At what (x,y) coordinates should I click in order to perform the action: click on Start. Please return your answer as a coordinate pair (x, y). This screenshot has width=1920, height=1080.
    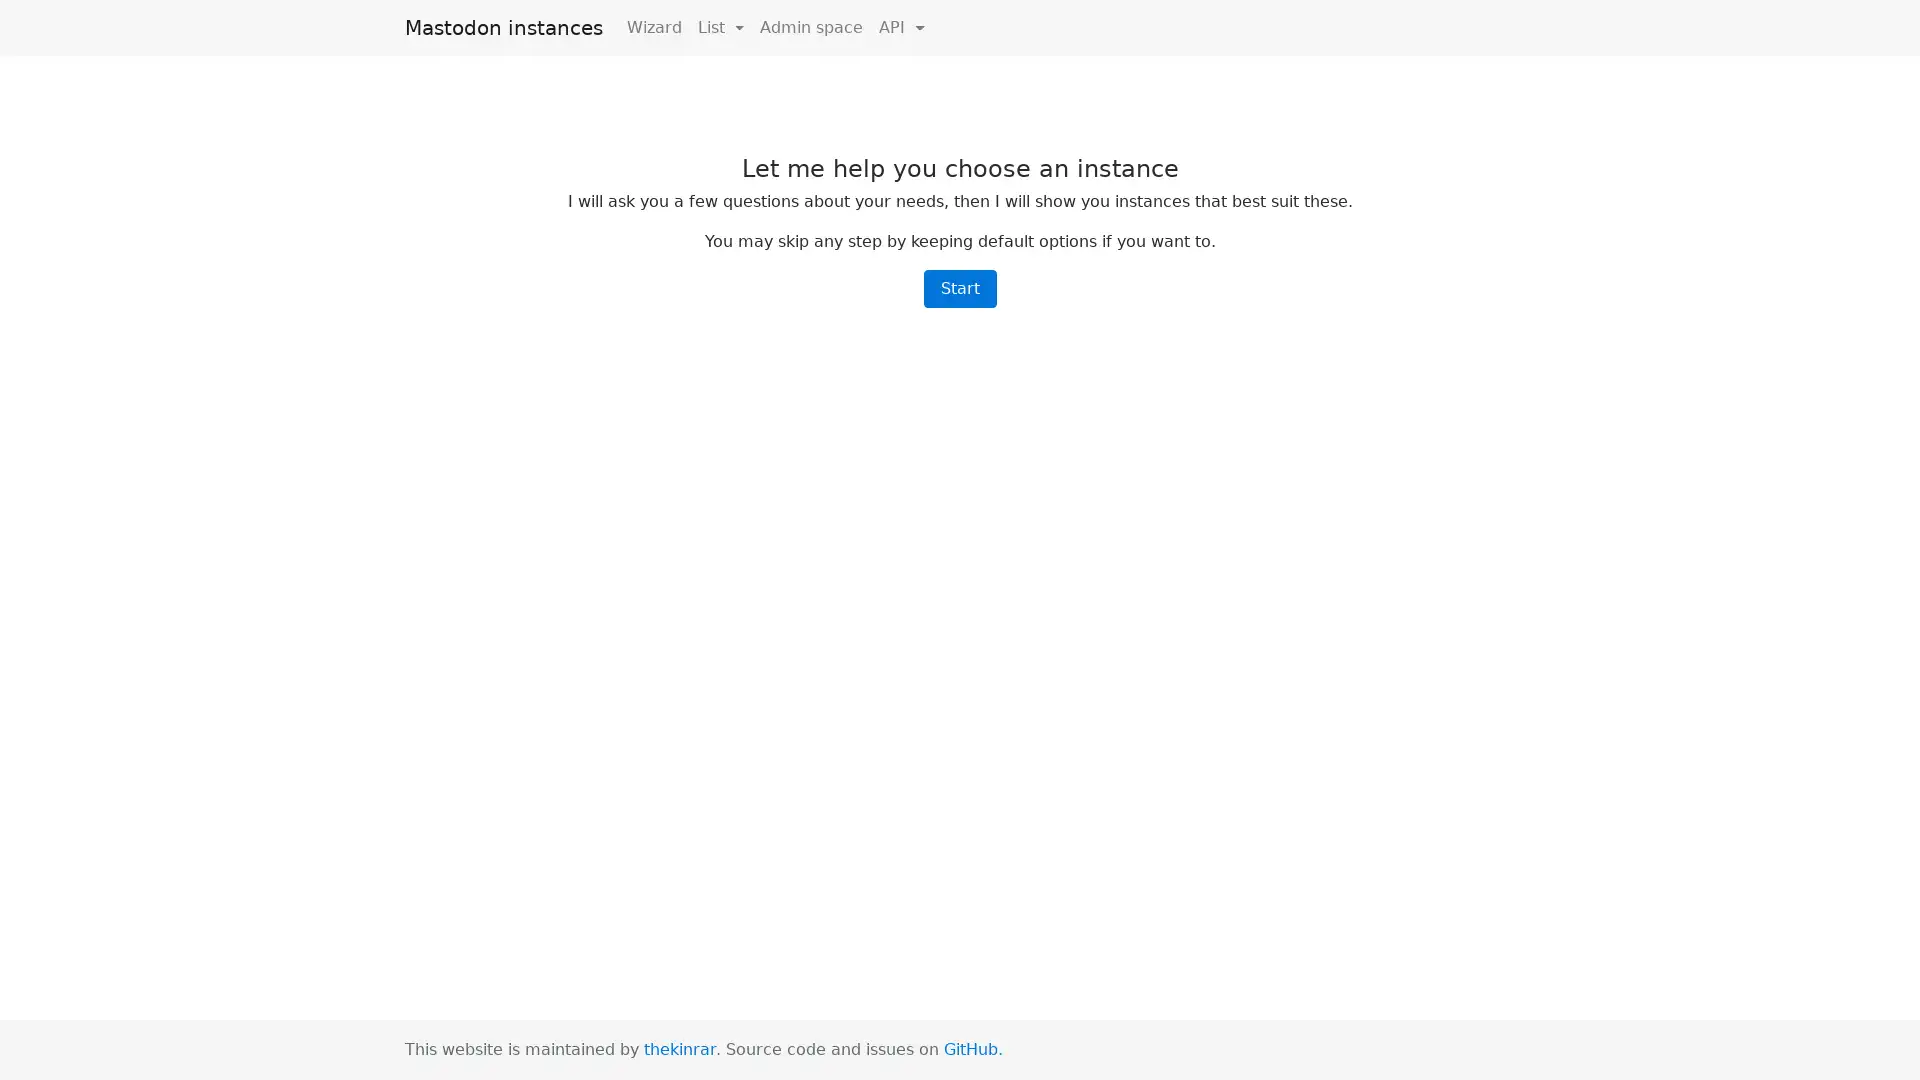
    Looking at the image, I should click on (958, 289).